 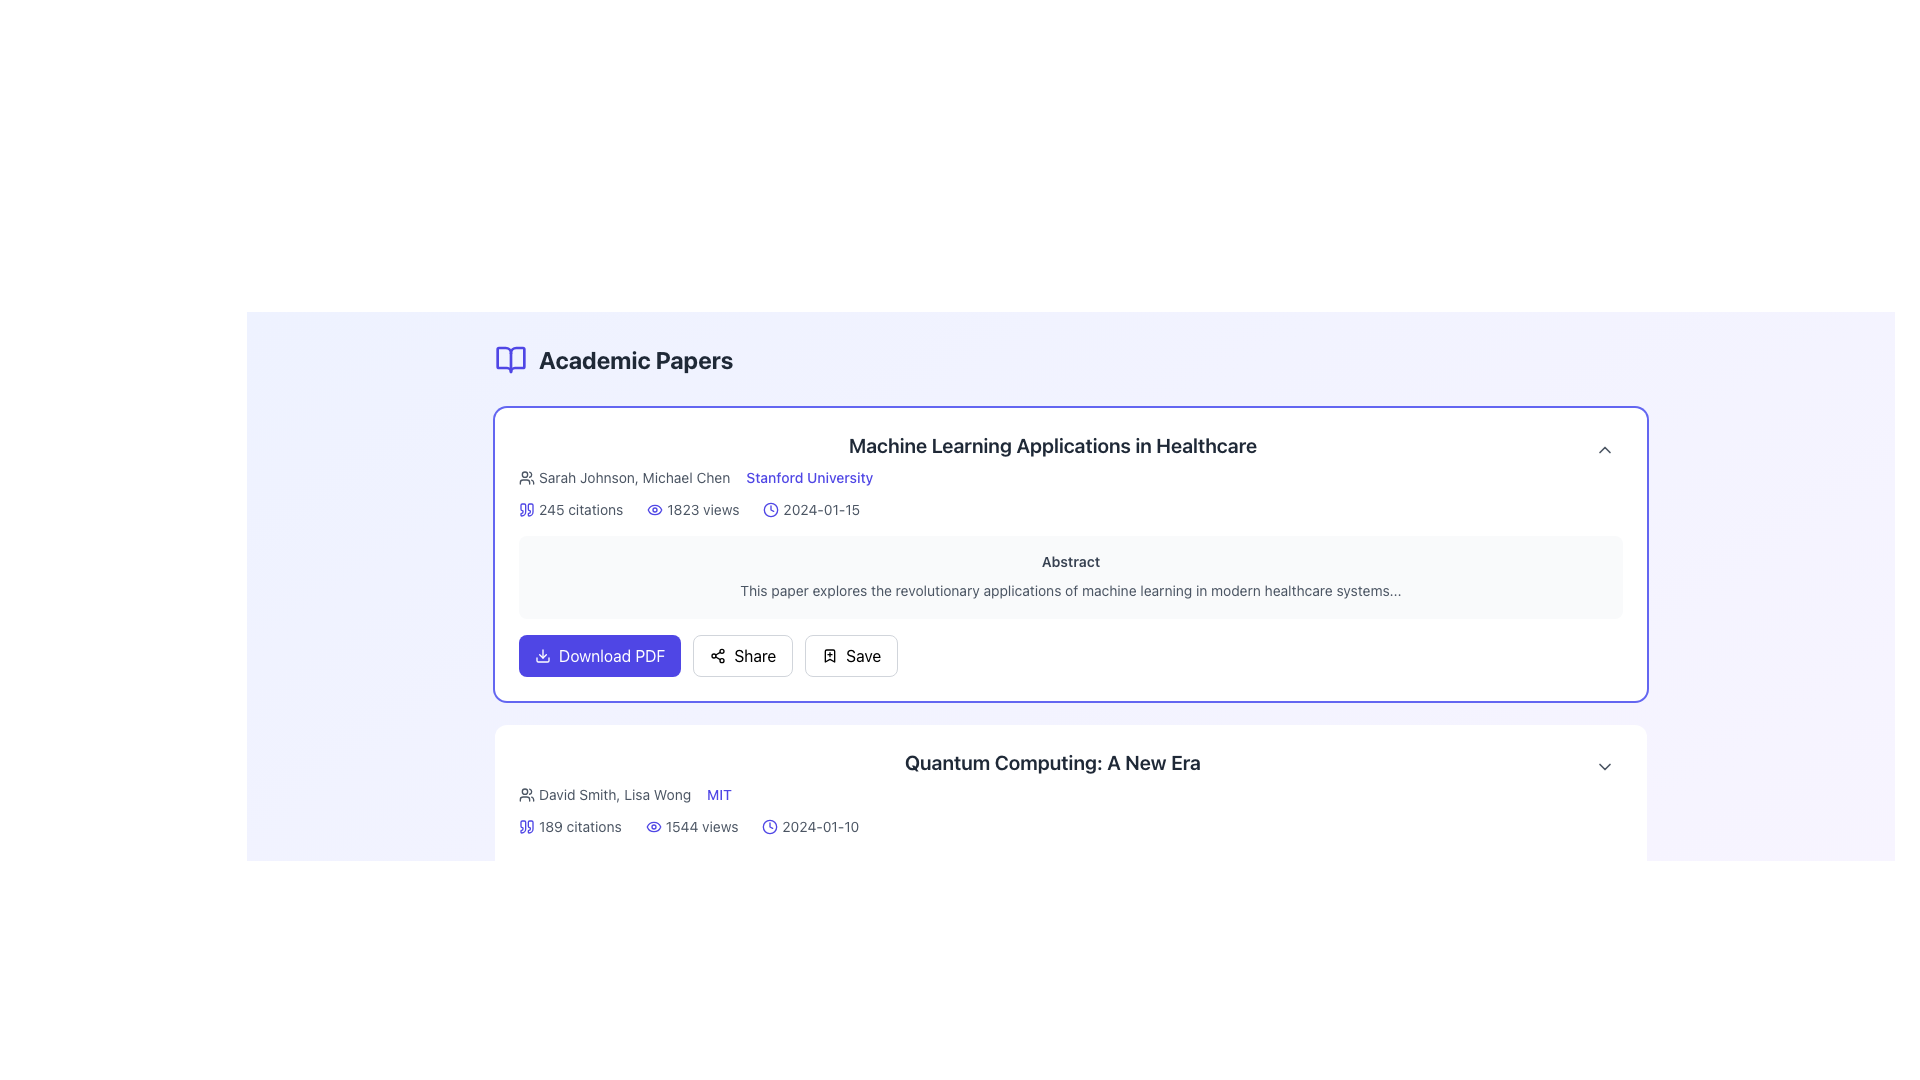 What do you see at coordinates (719, 793) in the screenshot?
I see `the text label that indicates the institutional or organizational affiliation, which is positioned to the right of the authors 'David Smith, Lisa Wong'` at bounding box center [719, 793].